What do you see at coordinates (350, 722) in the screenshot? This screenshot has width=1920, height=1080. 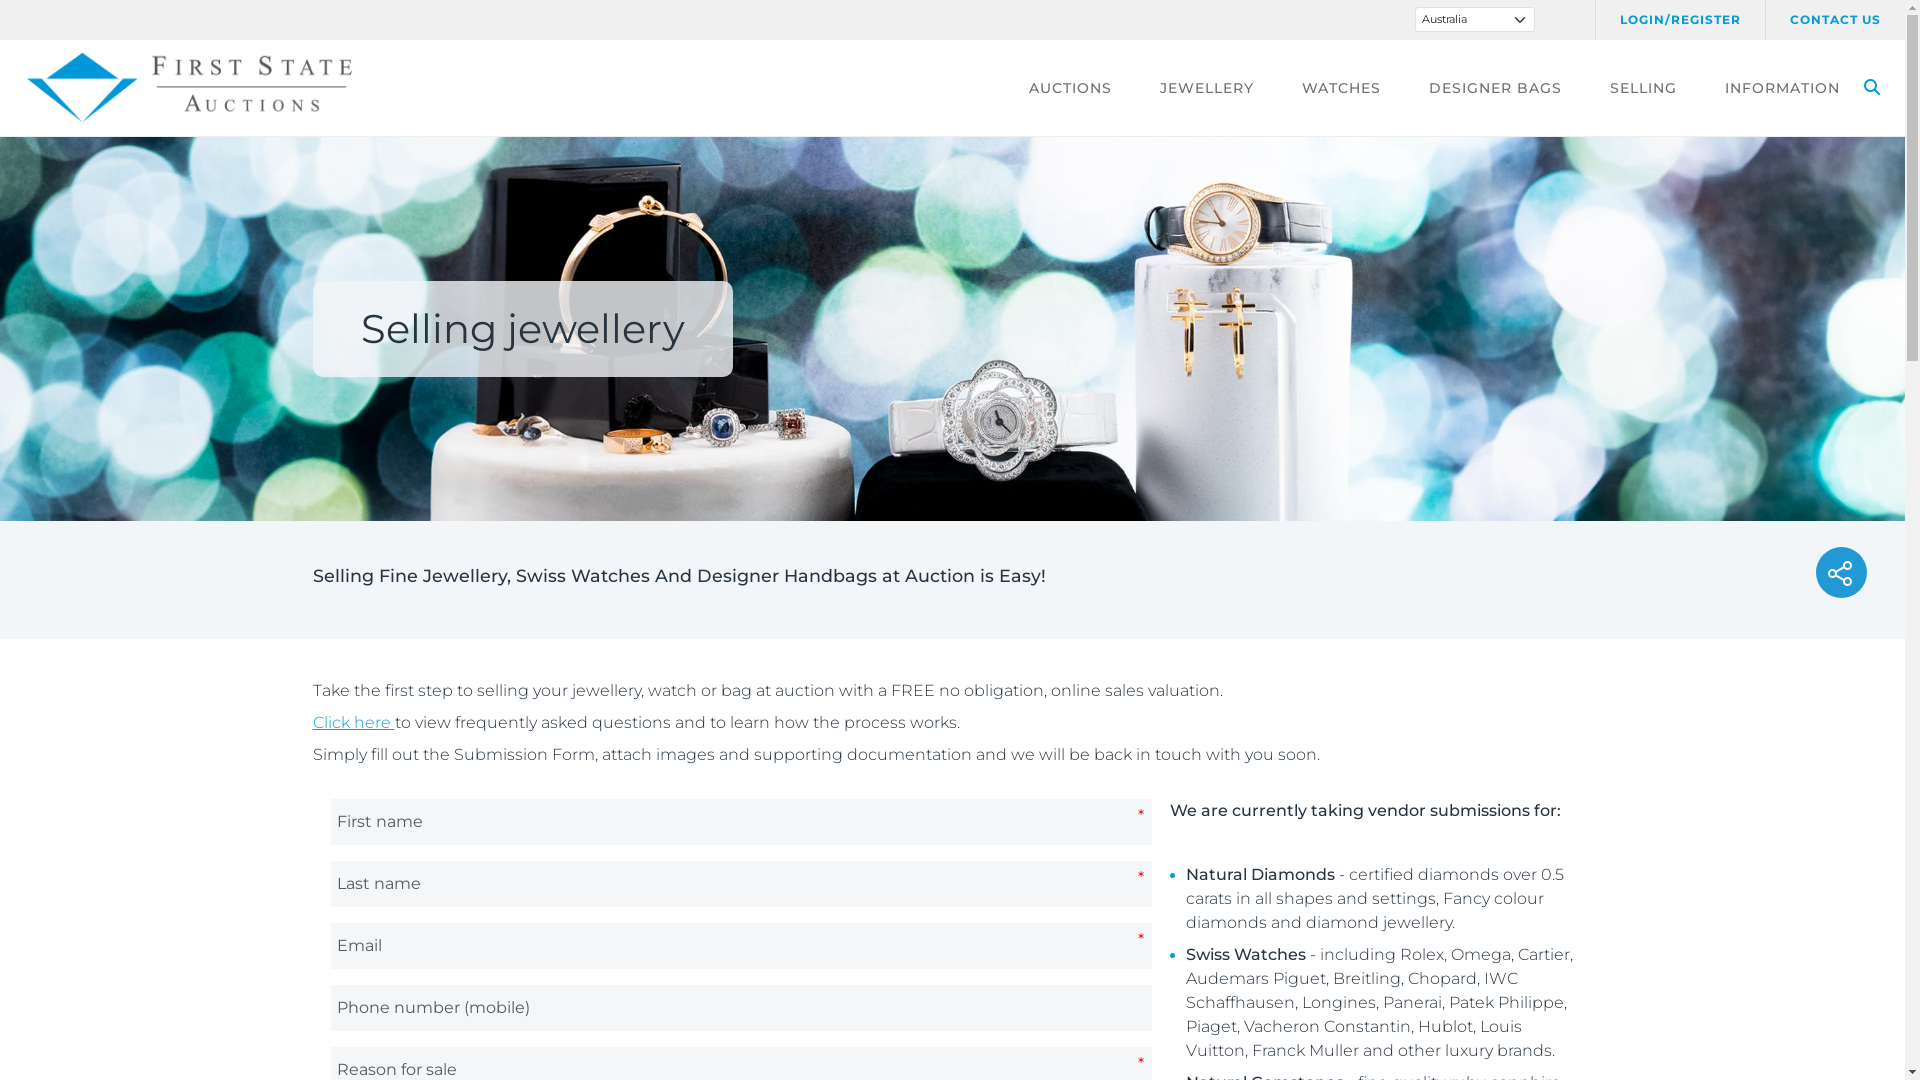 I see `'Click here'` at bounding box center [350, 722].